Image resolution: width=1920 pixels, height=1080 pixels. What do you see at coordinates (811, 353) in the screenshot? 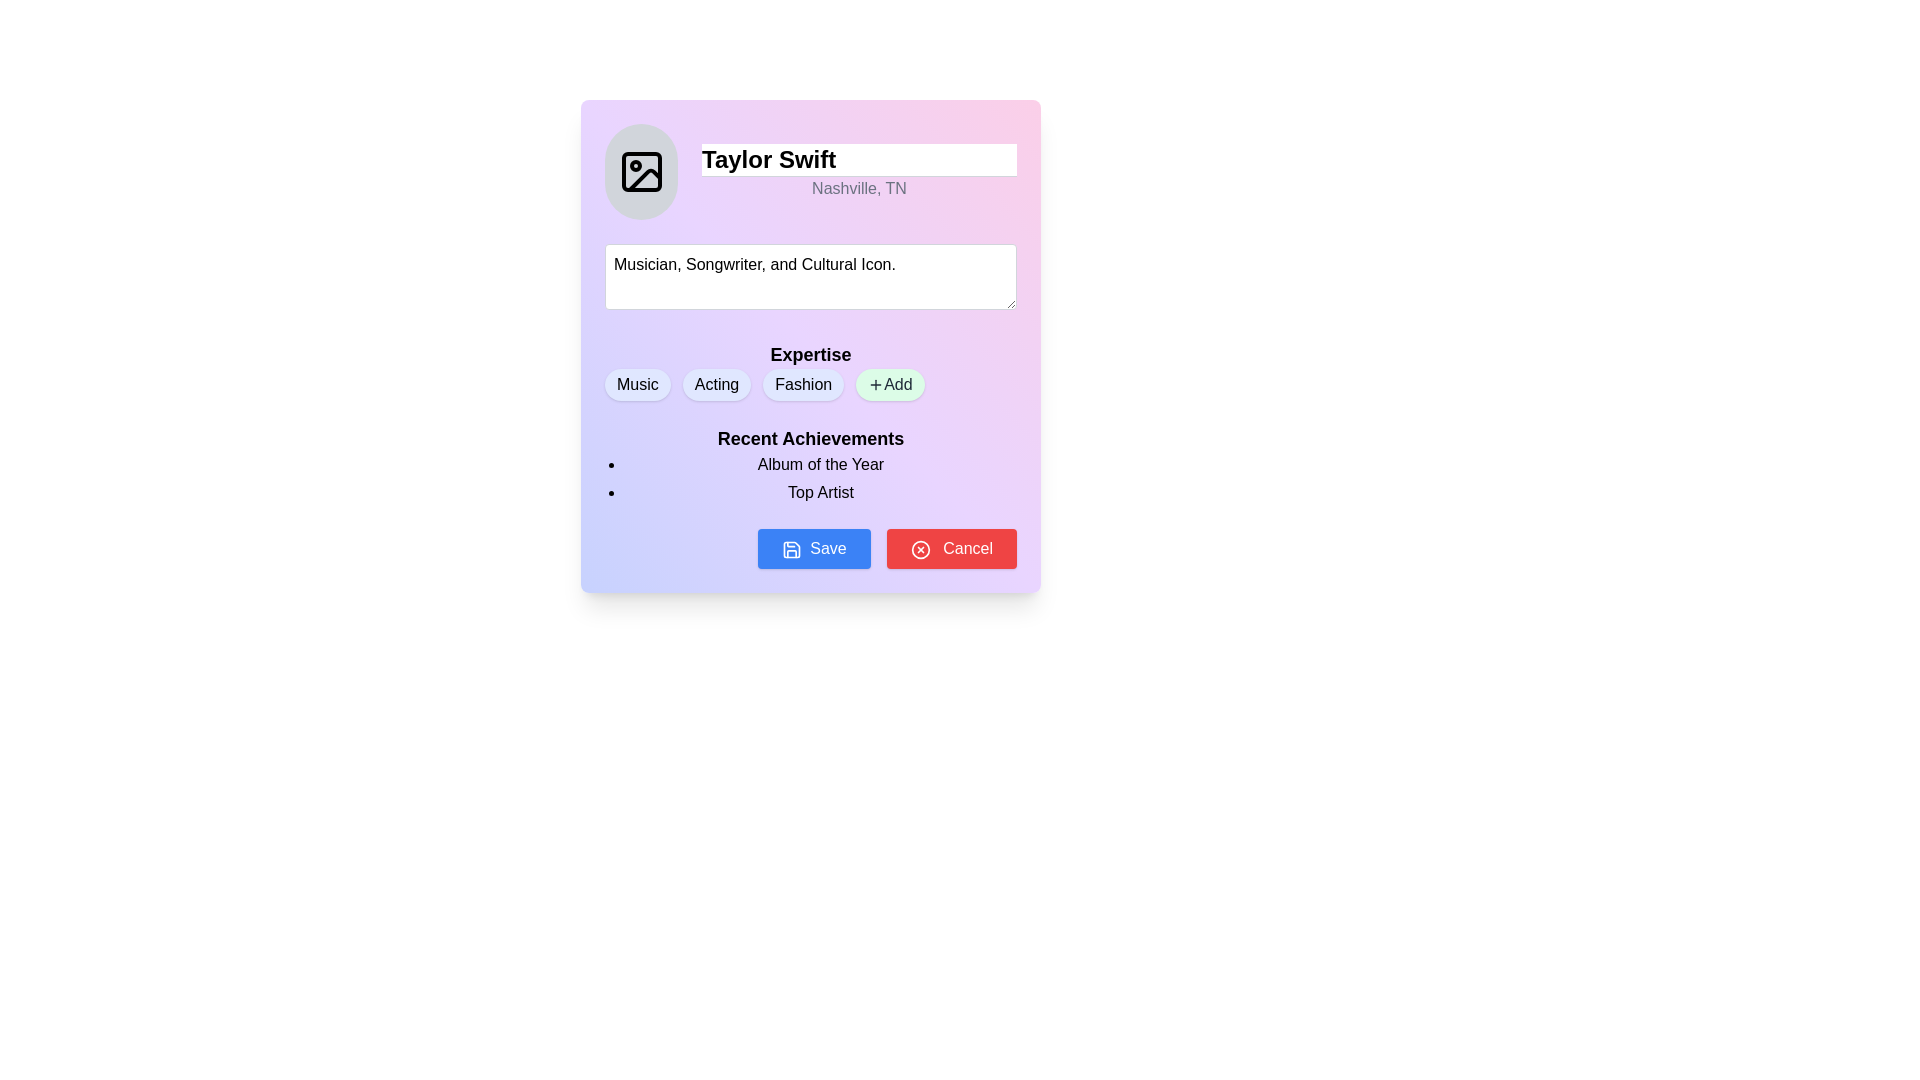
I see `the label that introduces the expertise-related tags, positioned above 'Music,' 'Acting,' 'Fashion,' and the add button` at bounding box center [811, 353].